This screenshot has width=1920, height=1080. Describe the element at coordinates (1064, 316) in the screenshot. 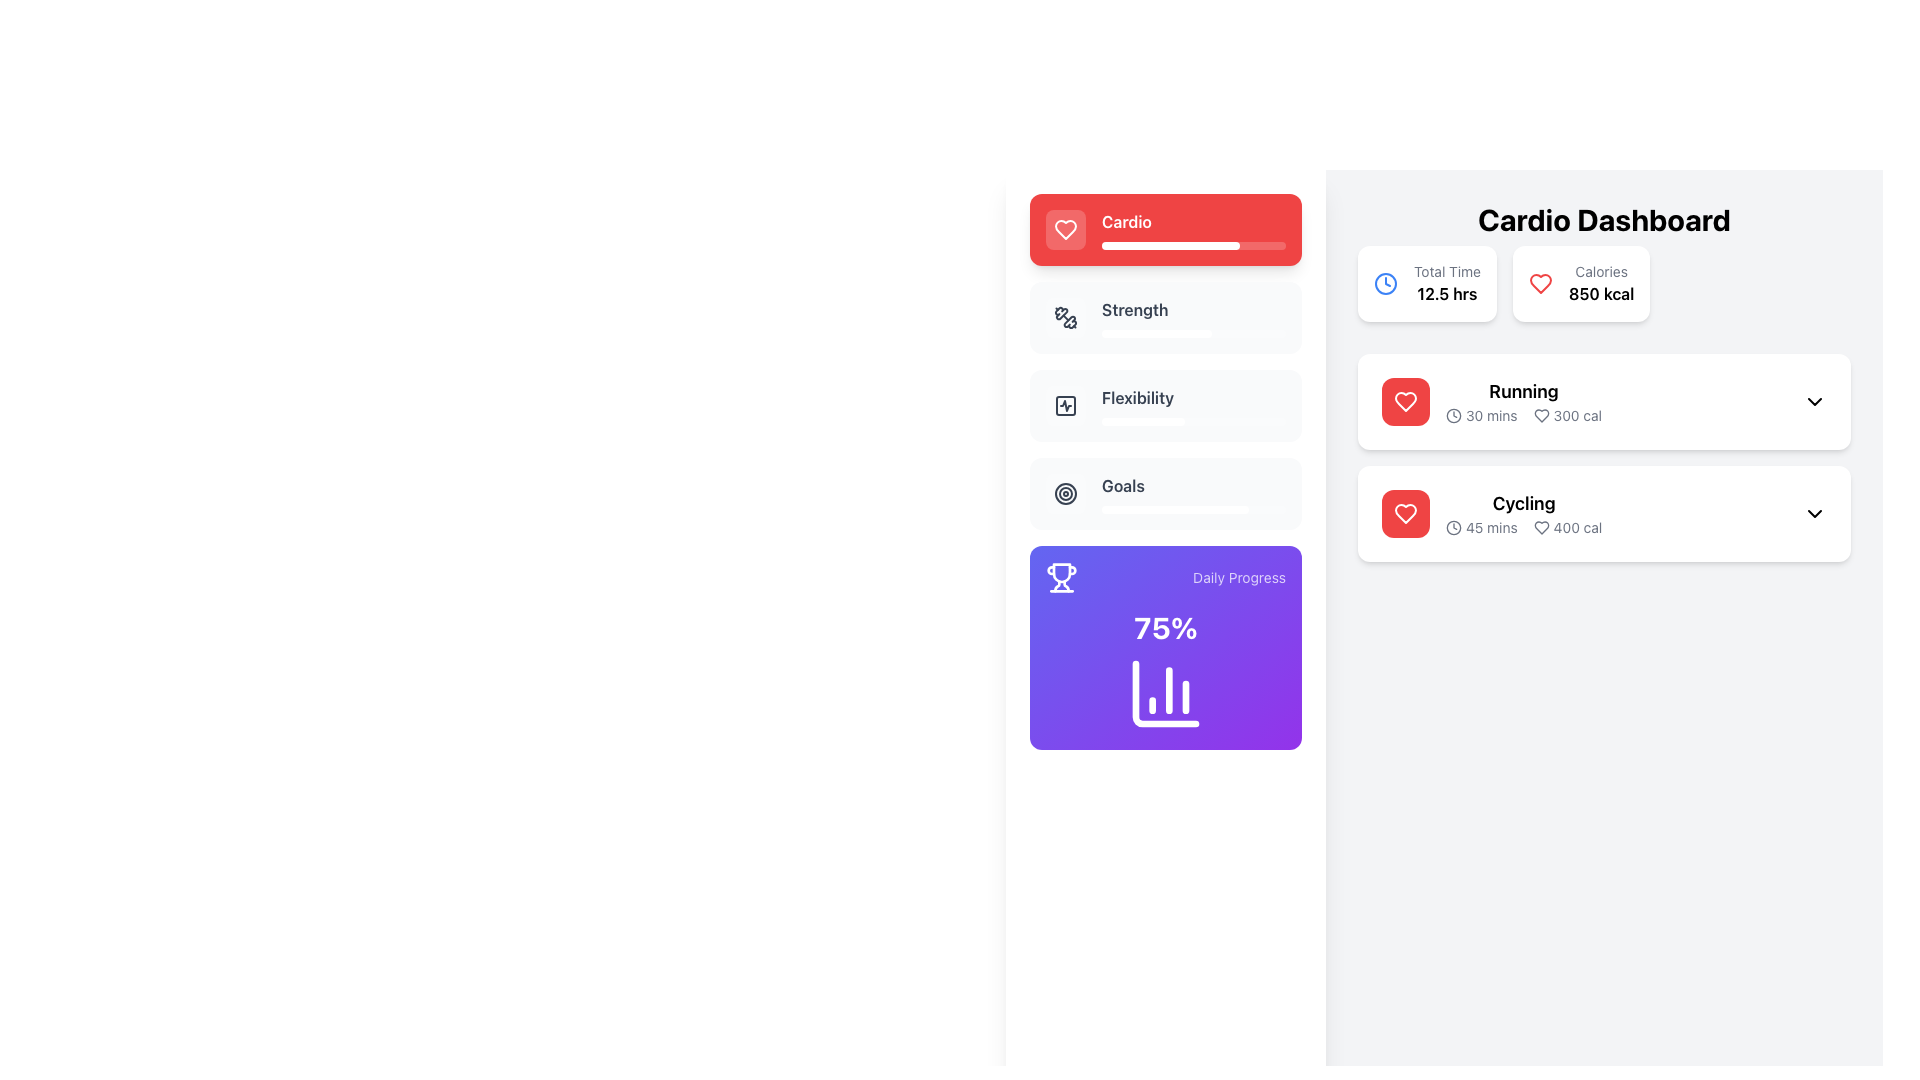

I see `the dumbbell icon located in the left-hand vertical navigation panel below the 'Cardio' header` at that location.